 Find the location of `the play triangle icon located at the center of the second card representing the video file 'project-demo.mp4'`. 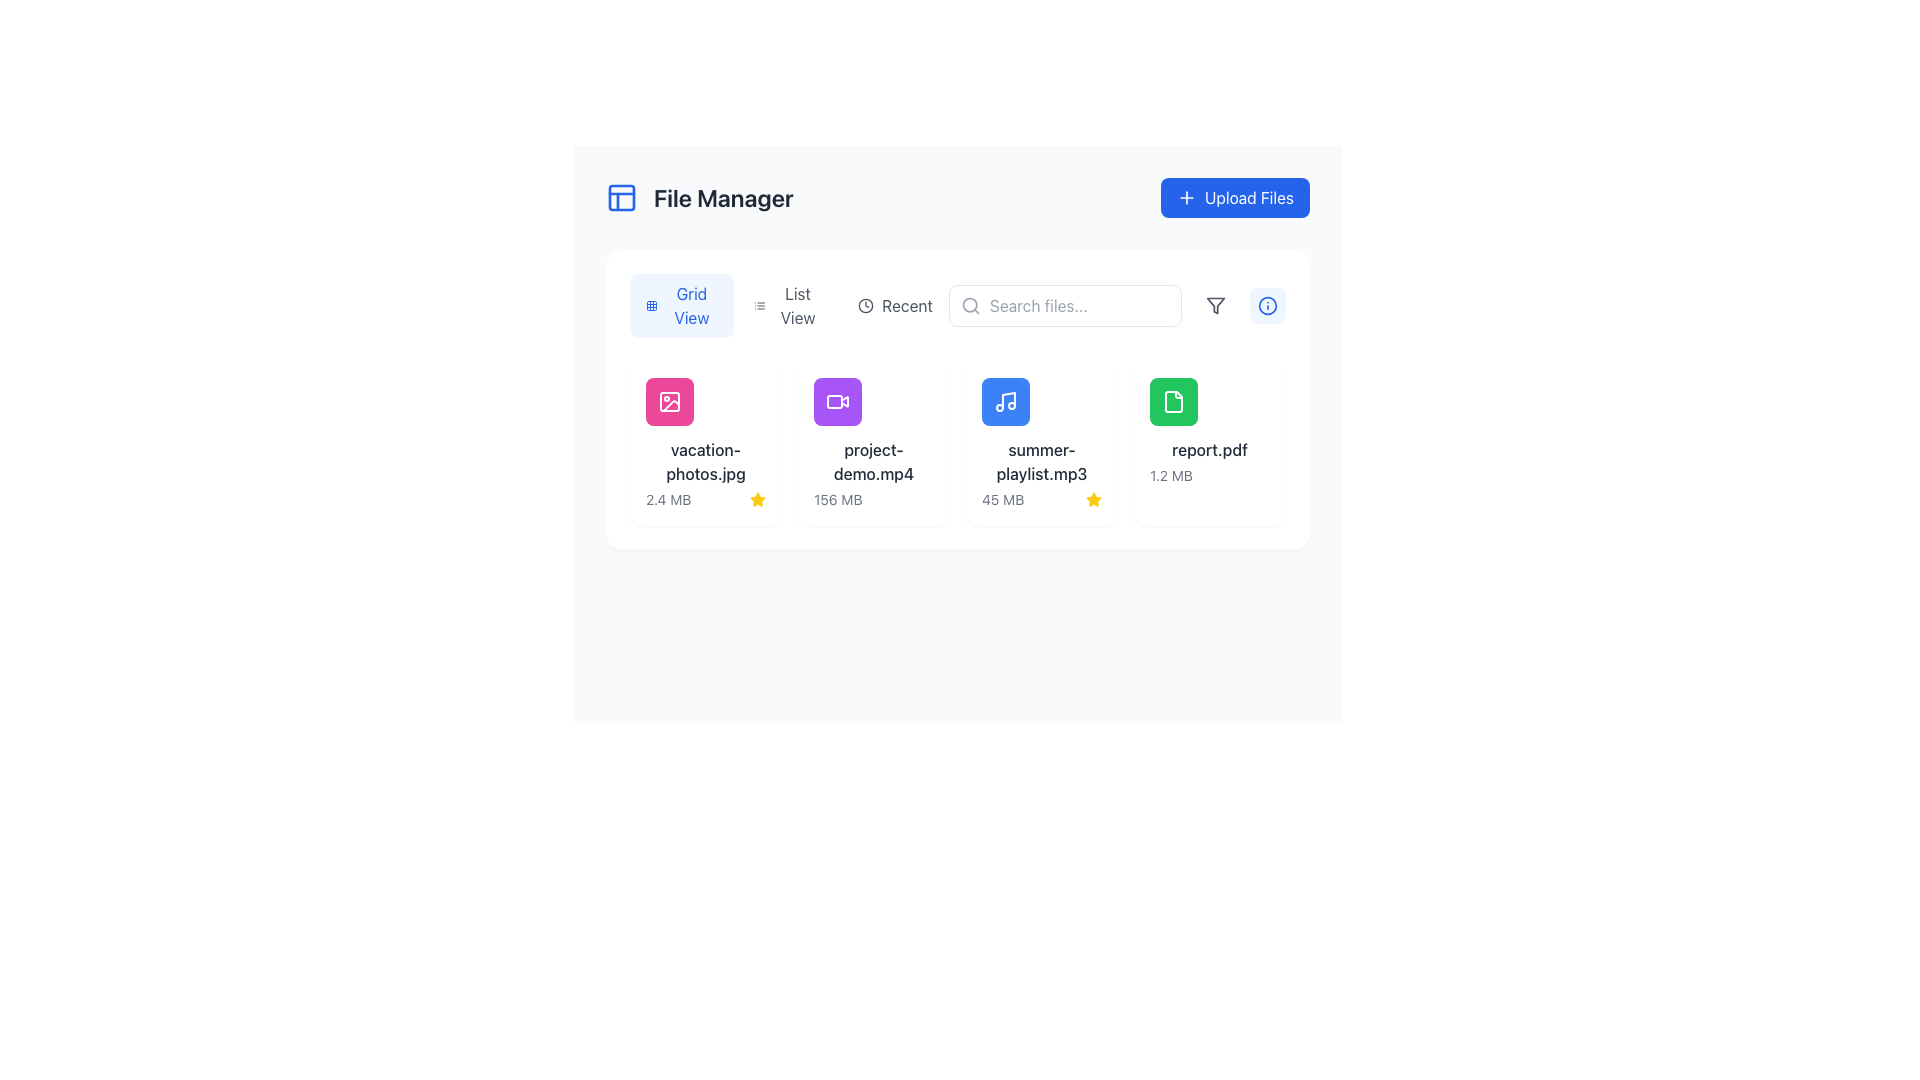

the play triangle icon located at the center of the second card representing the video file 'project-demo.mp4' is located at coordinates (844, 401).